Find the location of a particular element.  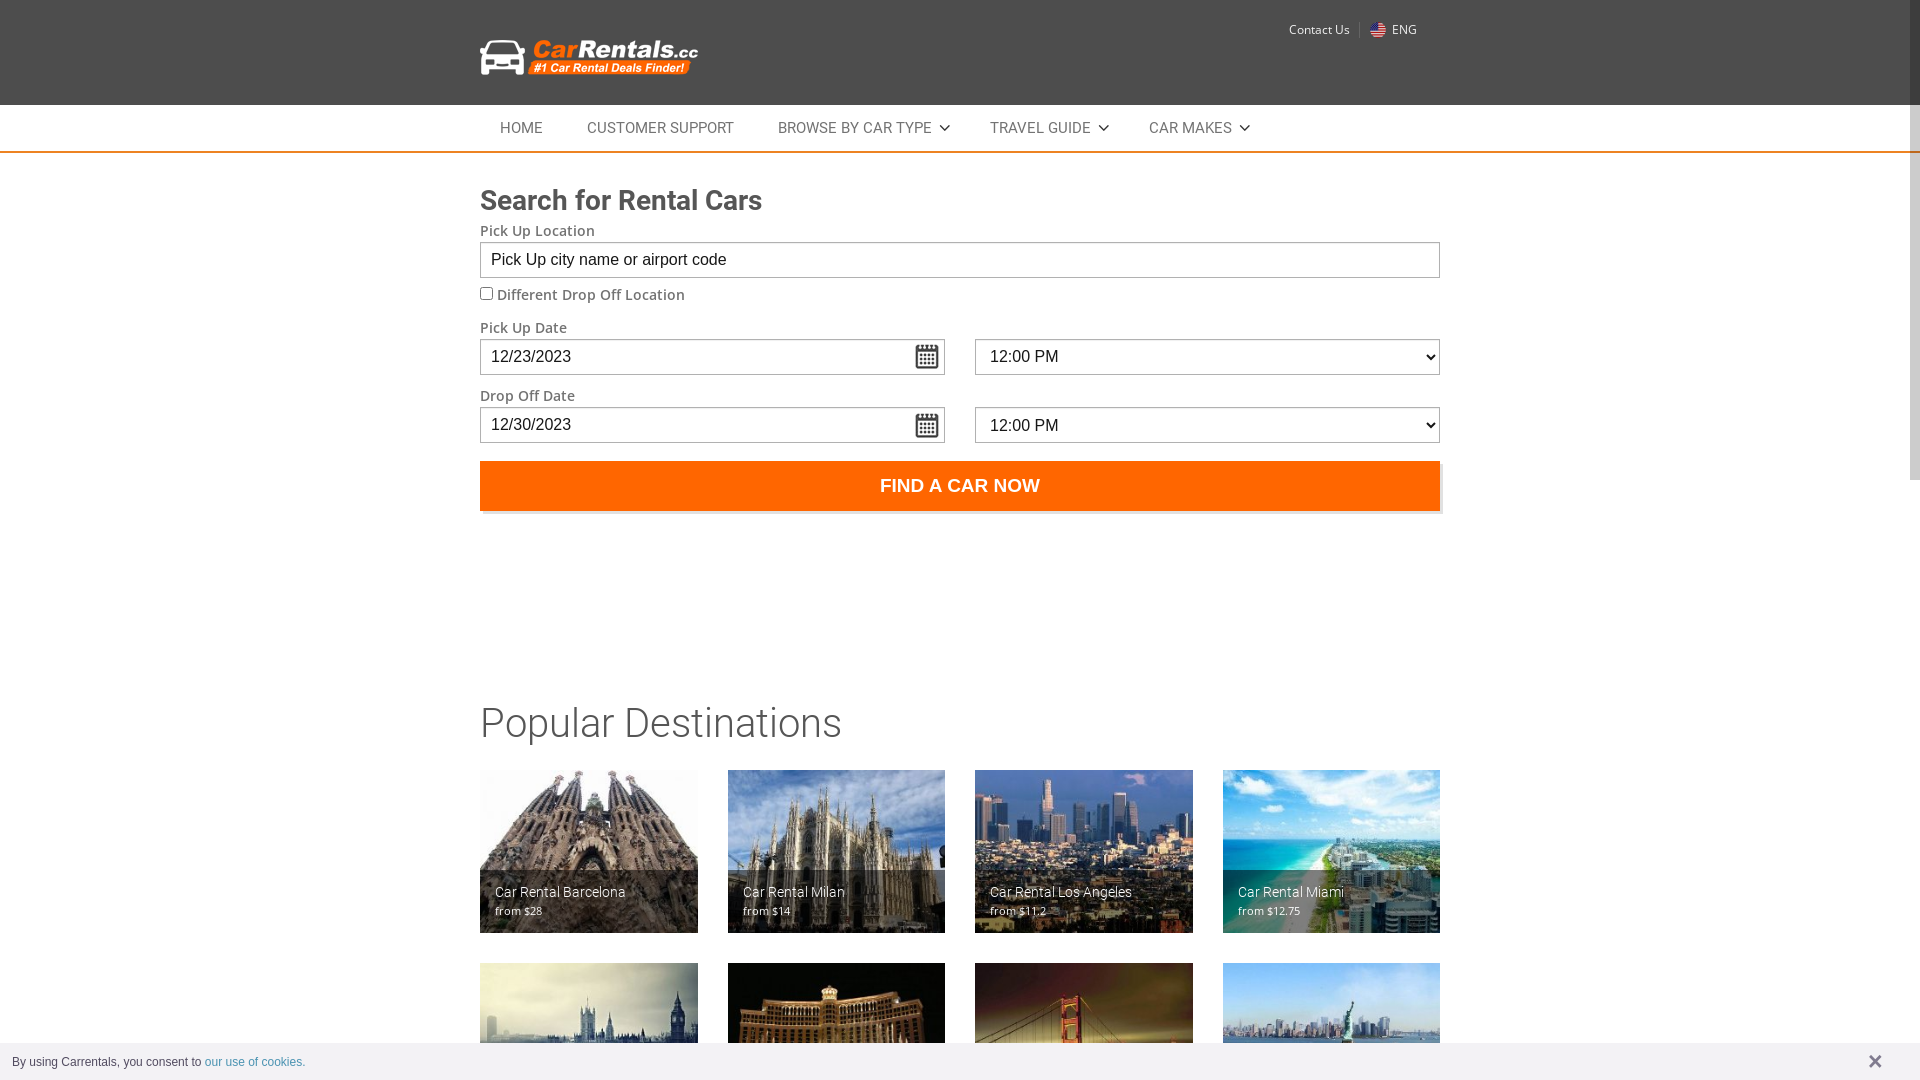

'CAR MAKES' is located at coordinates (1197, 127).